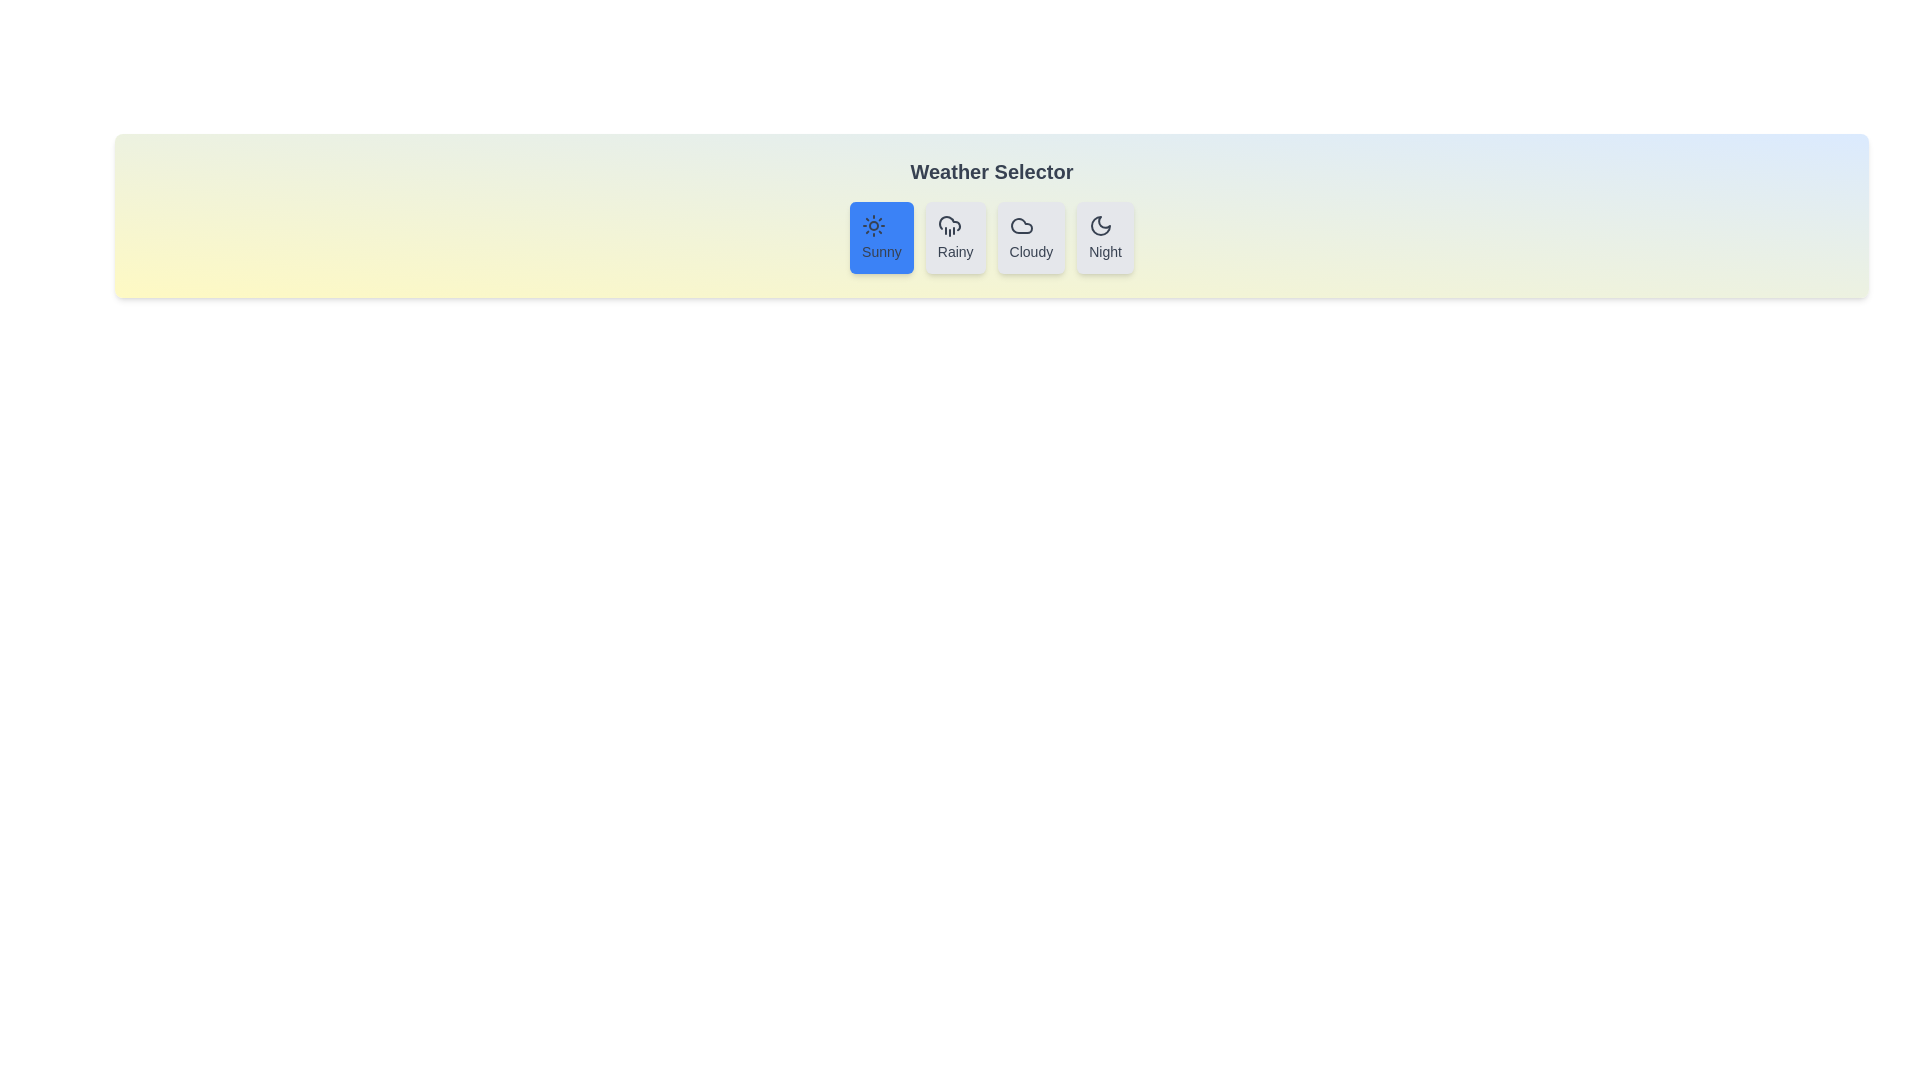 Image resolution: width=1920 pixels, height=1080 pixels. Describe the element at coordinates (1104, 237) in the screenshot. I see `the button corresponding to the weather option Night` at that location.